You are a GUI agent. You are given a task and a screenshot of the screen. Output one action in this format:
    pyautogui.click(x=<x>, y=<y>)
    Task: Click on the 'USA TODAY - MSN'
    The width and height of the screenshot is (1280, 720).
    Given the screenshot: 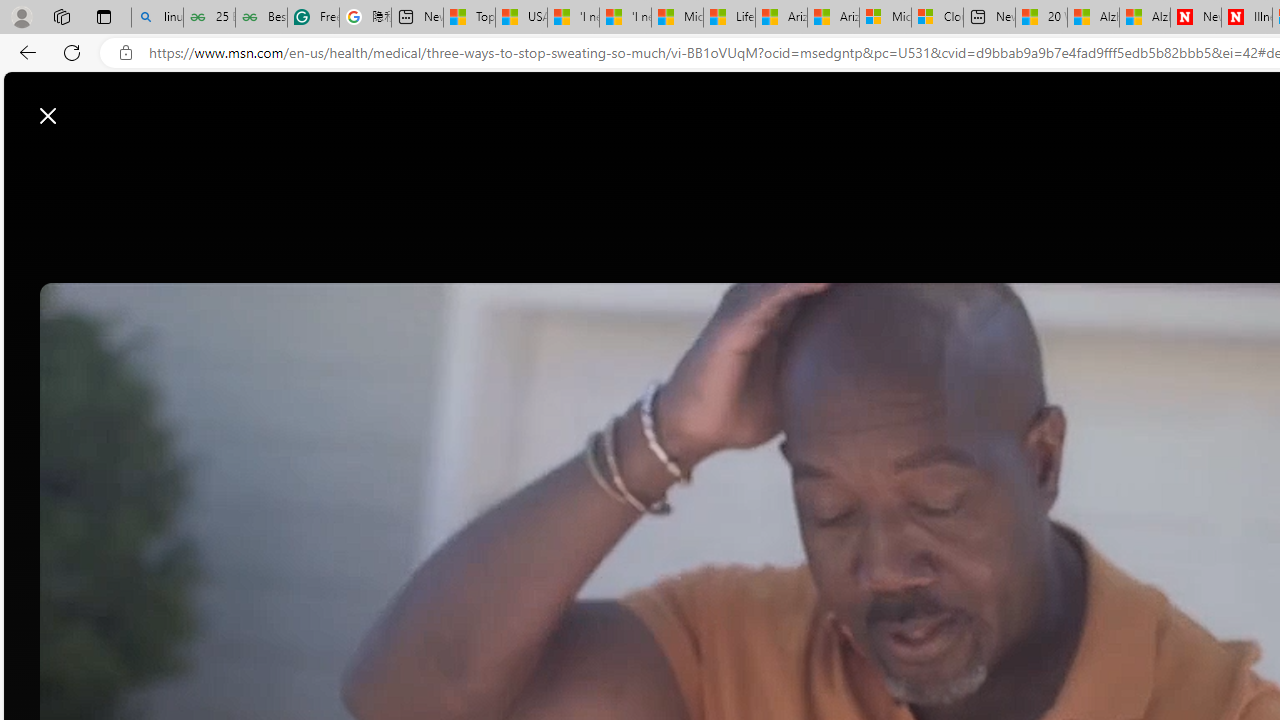 What is the action you would take?
    pyautogui.click(x=520, y=17)
    